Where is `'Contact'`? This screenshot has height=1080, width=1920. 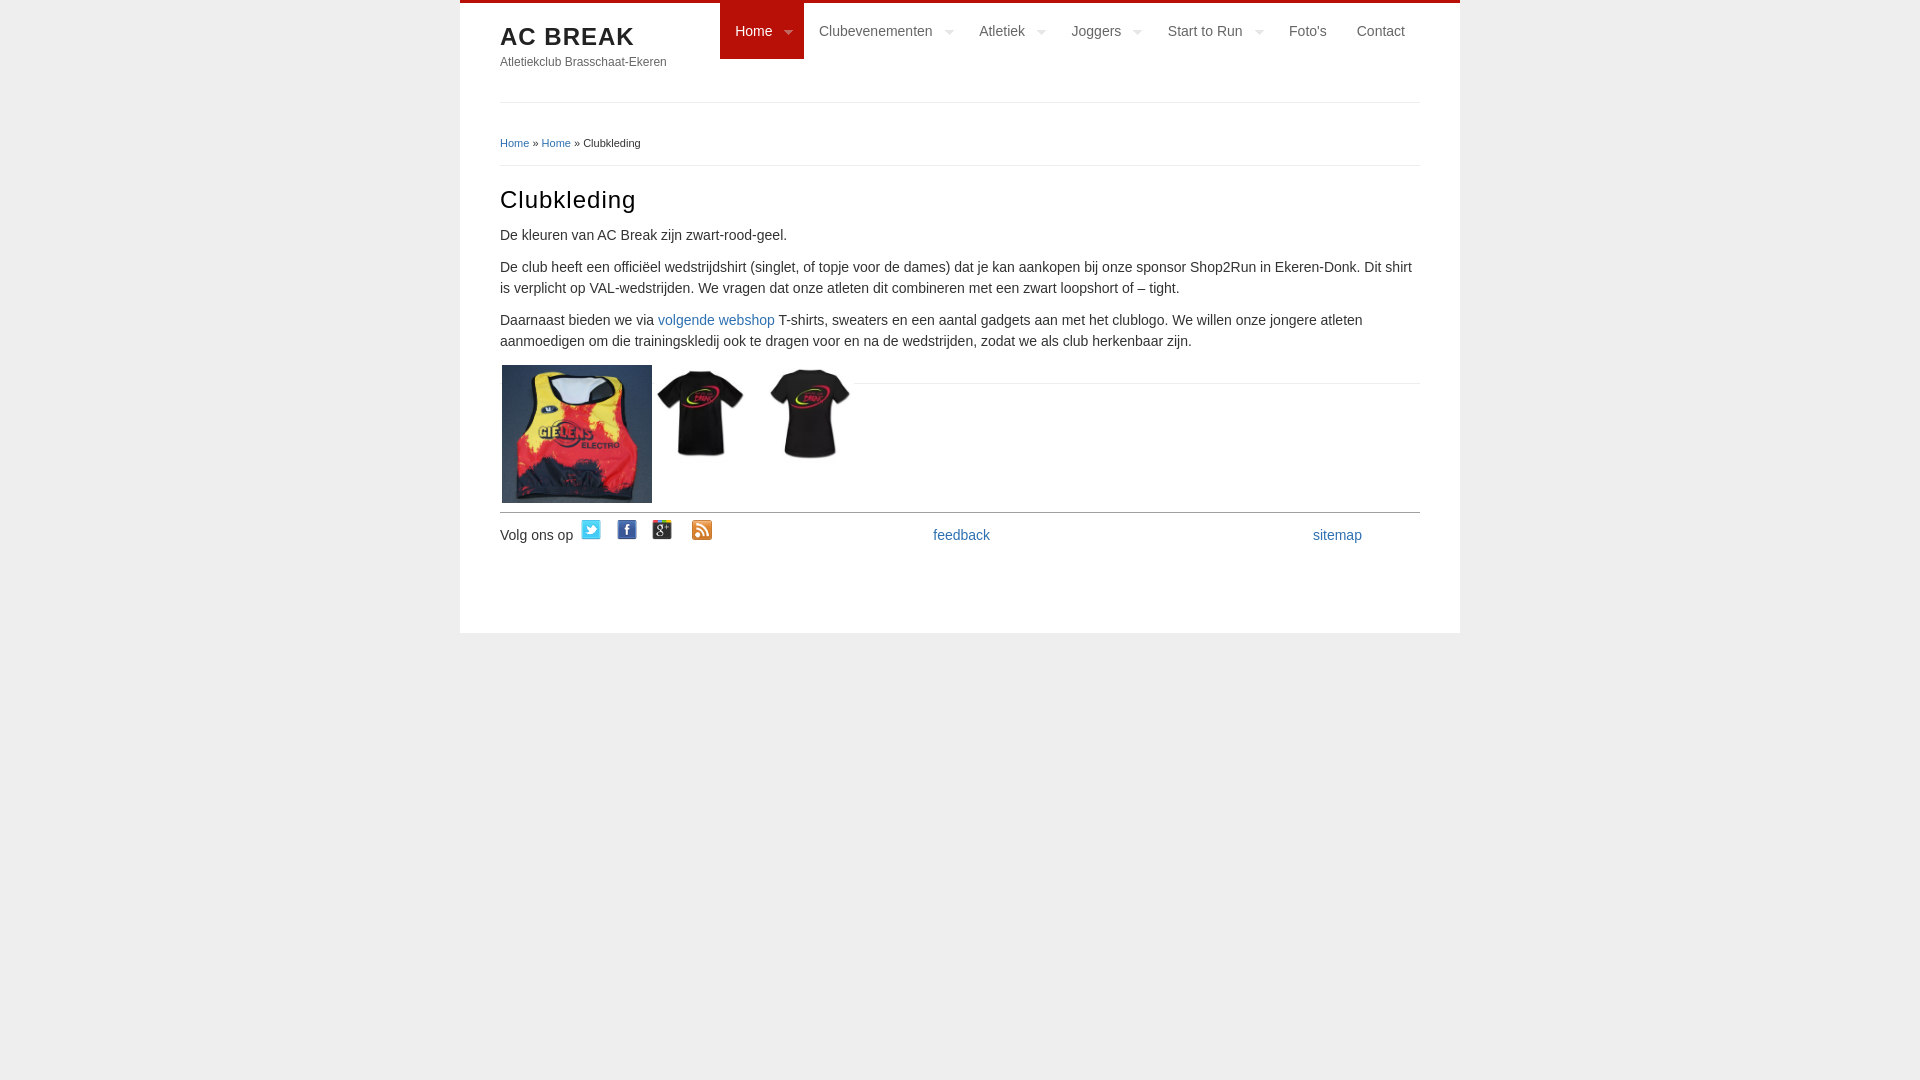 'Contact' is located at coordinates (1380, 30).